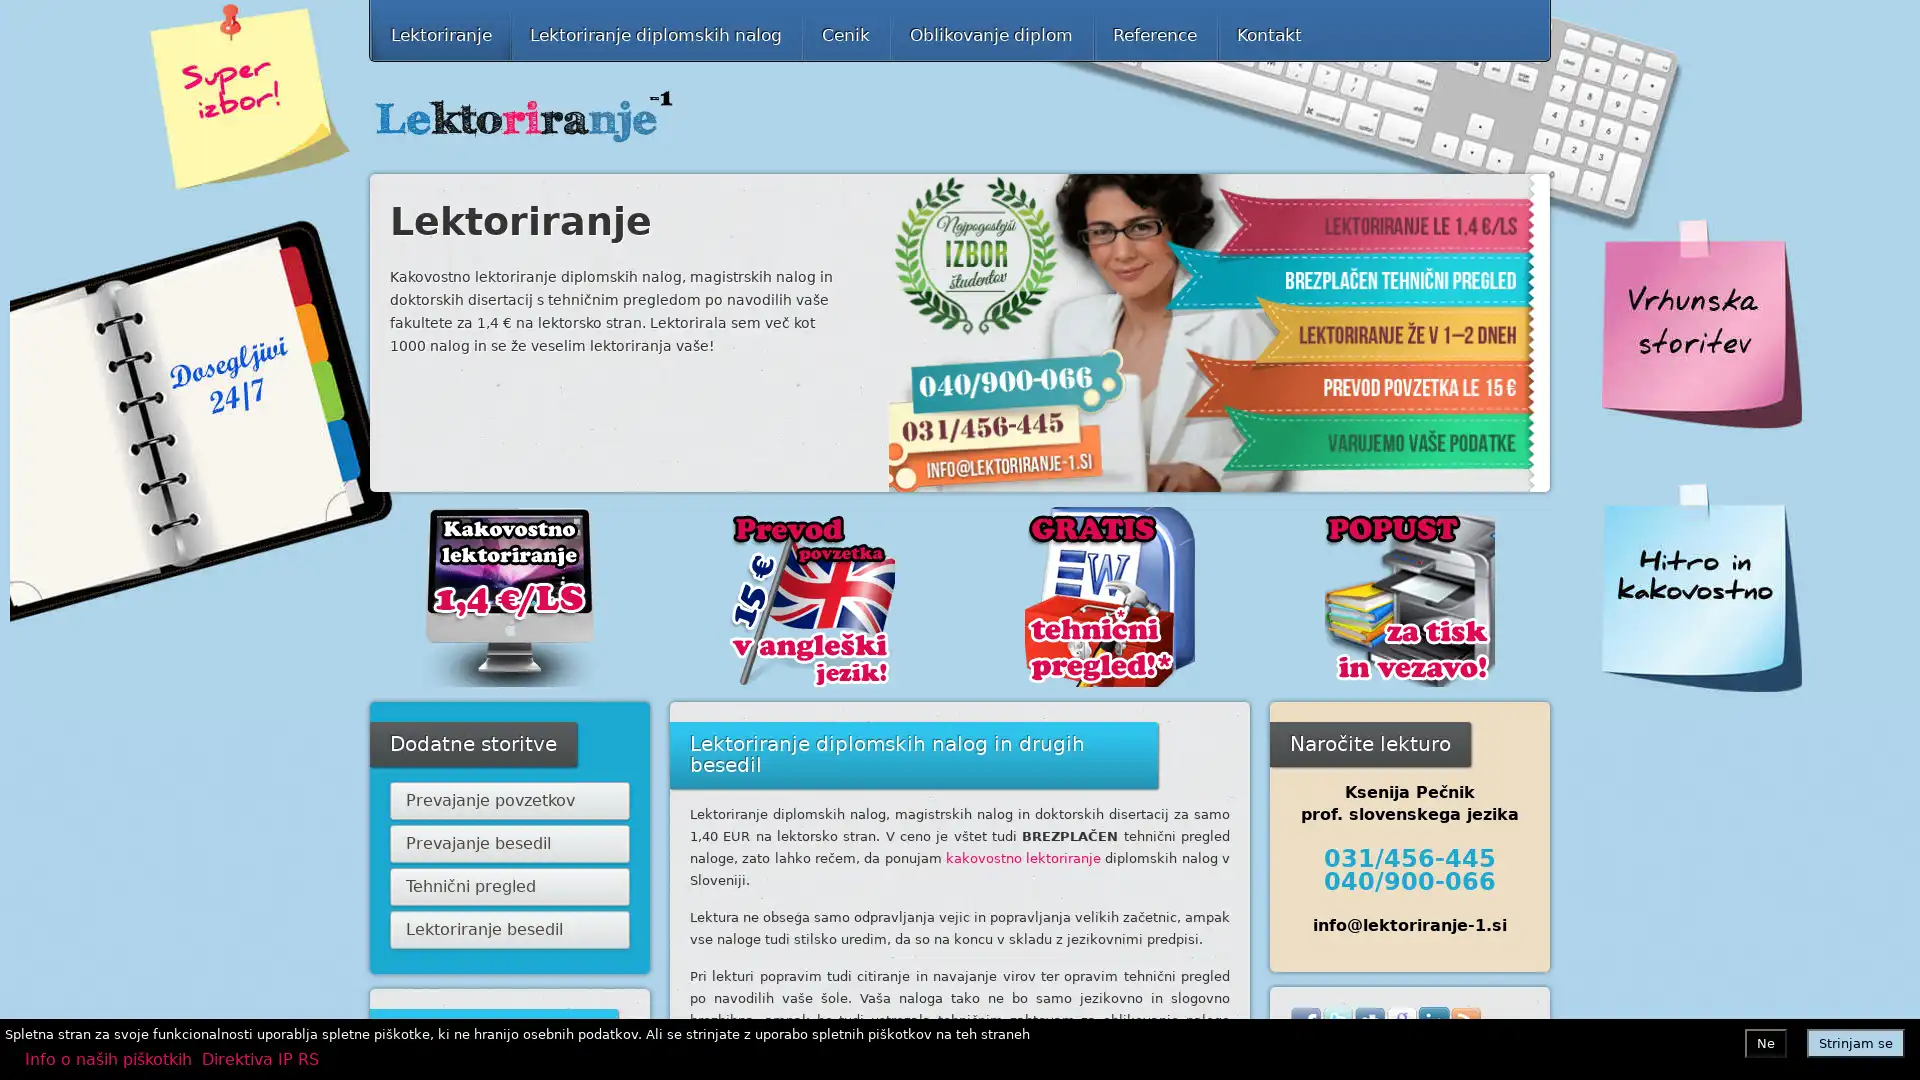 The image size is (1920, 1080). I want to click on Share, so click(1458, 1054).